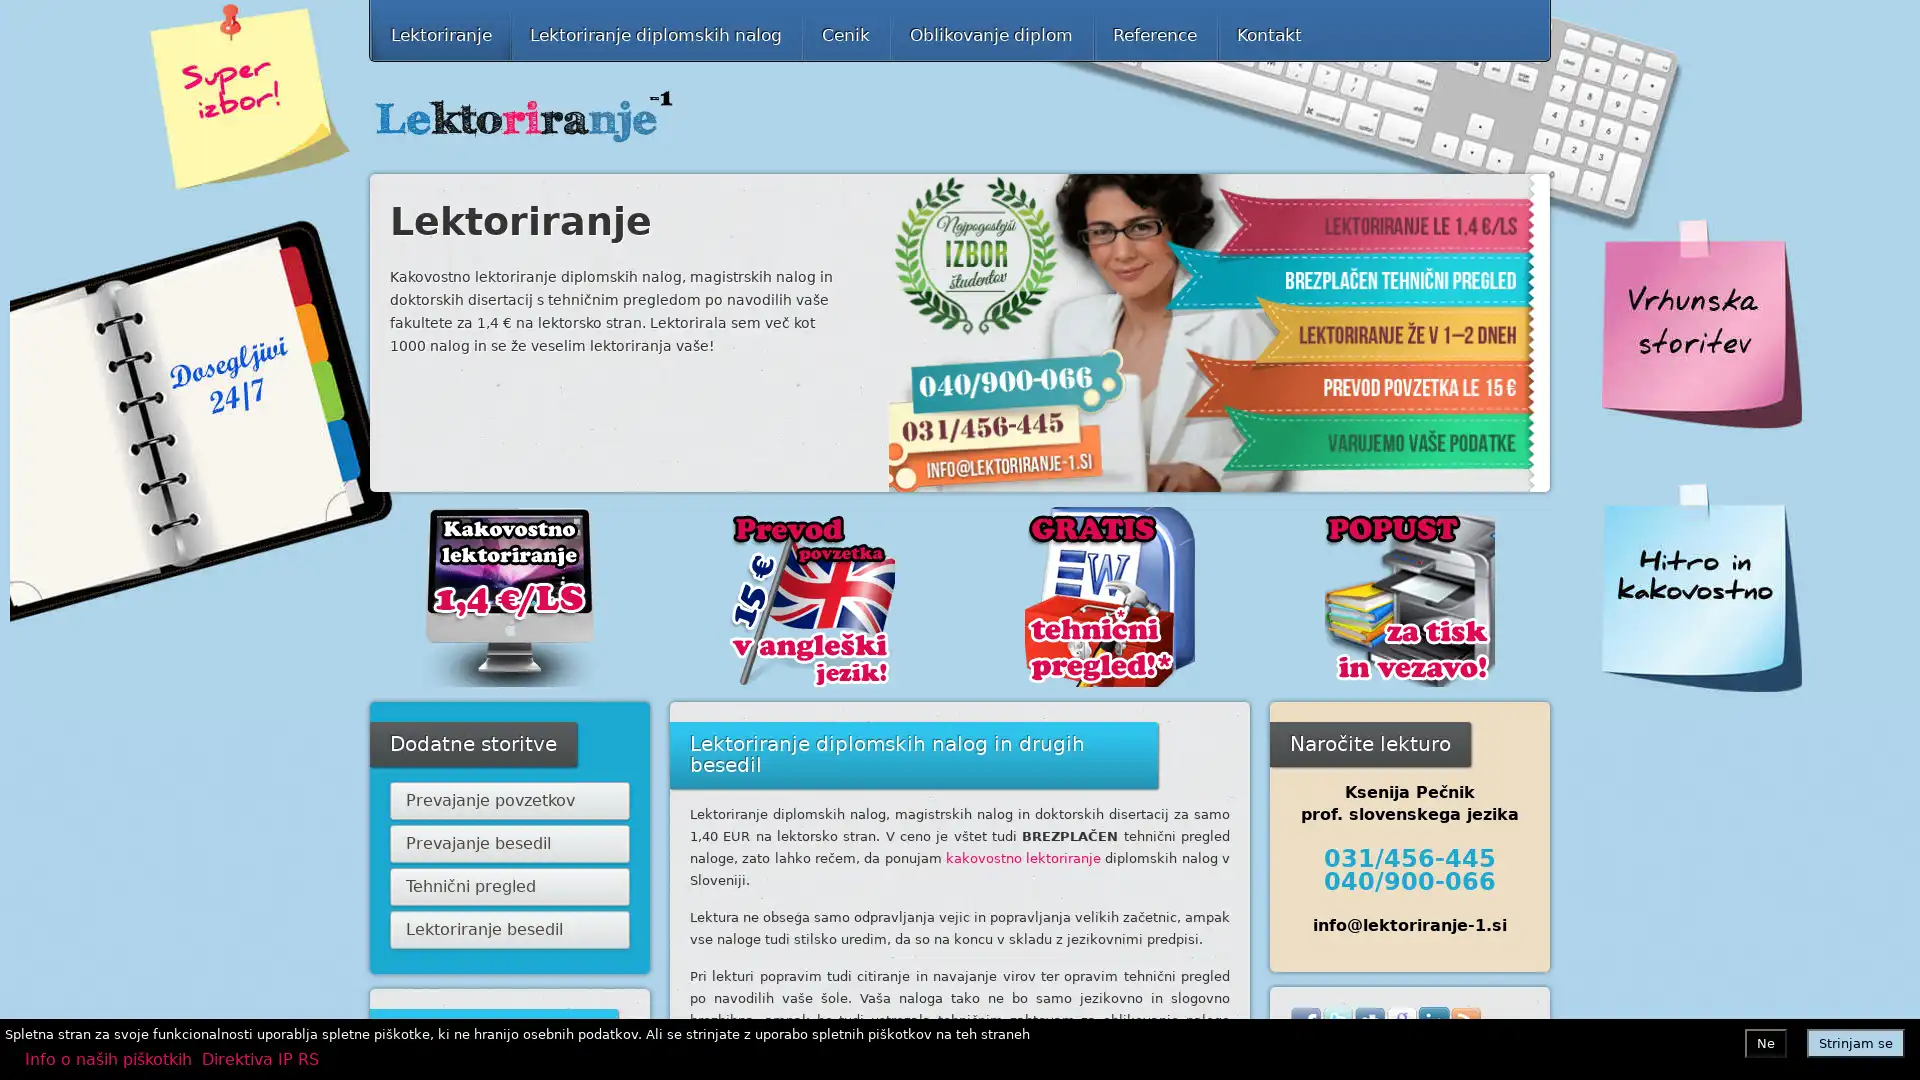 The image size is (1920, 1080). I want to click on Share, so click(1458, 1054).